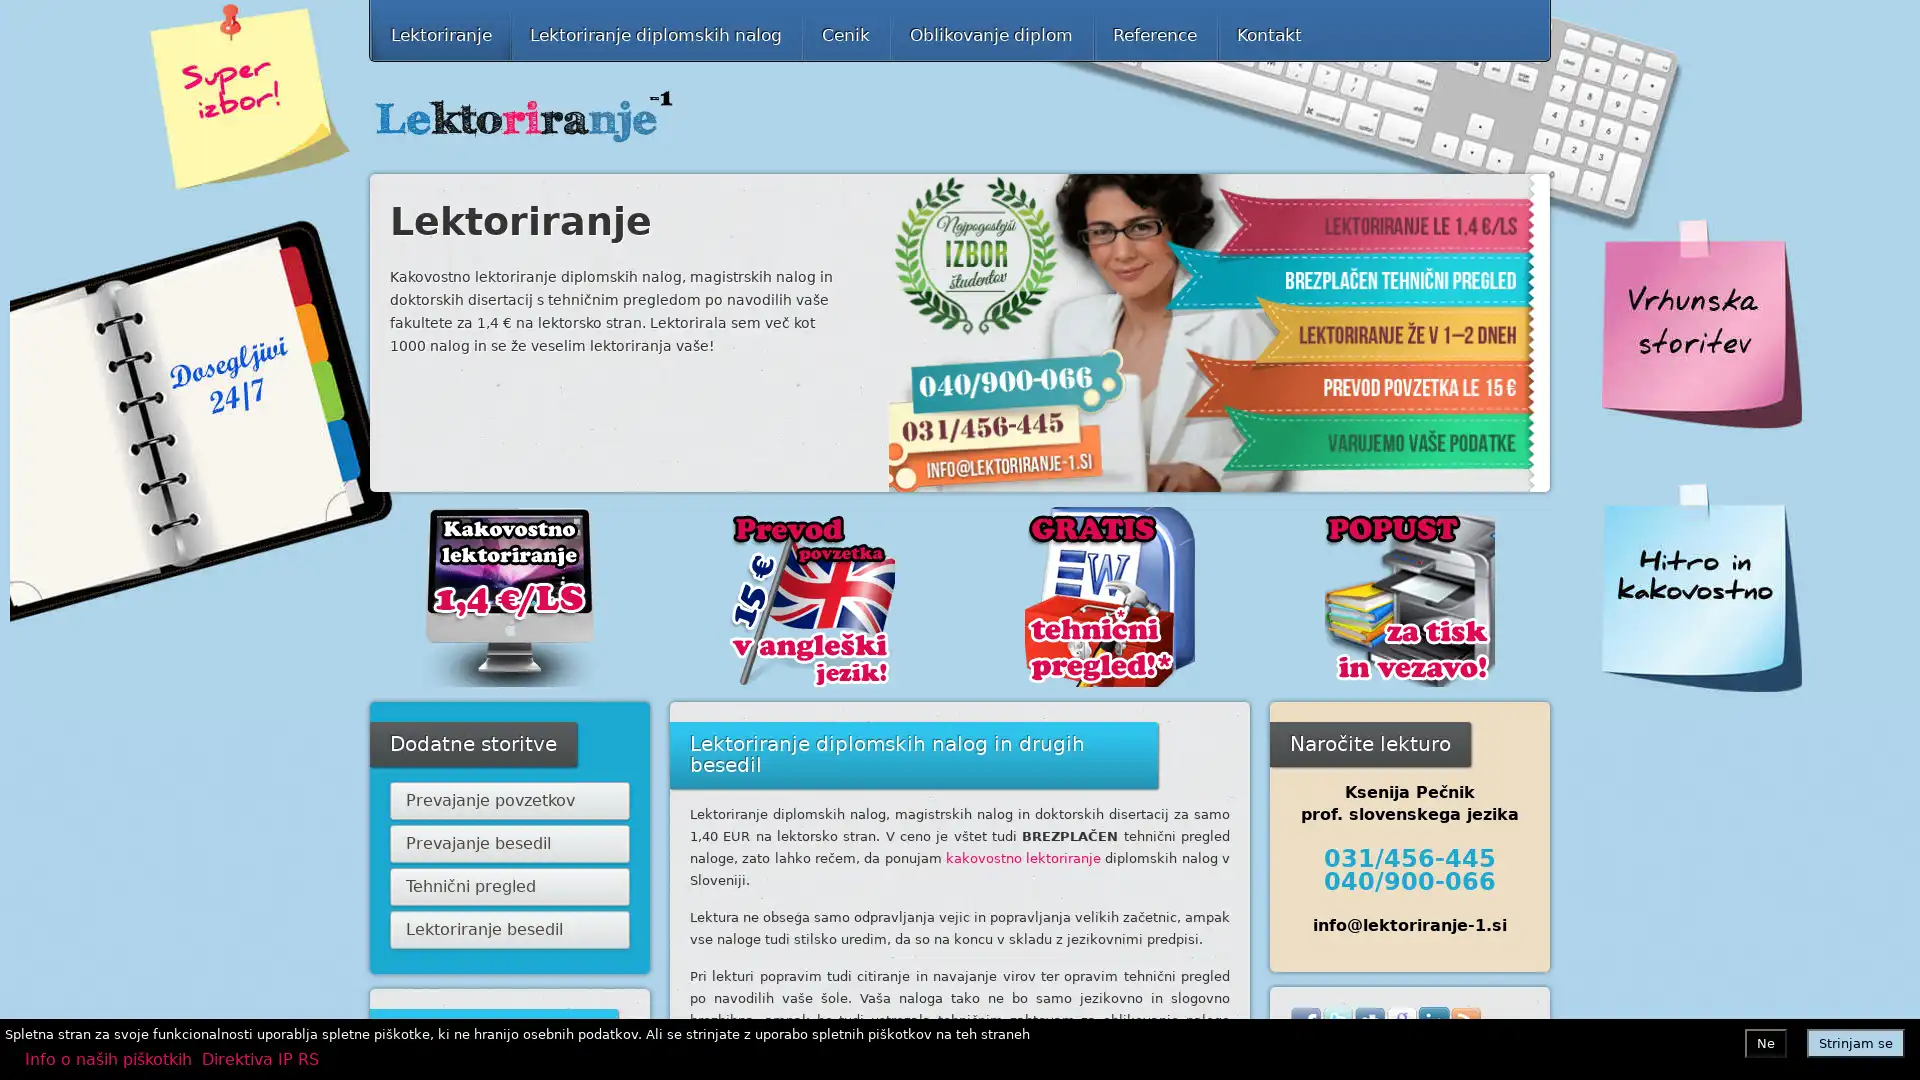 The image size is (1920, 1080). I want to click on Share, so click(1458, 1054).